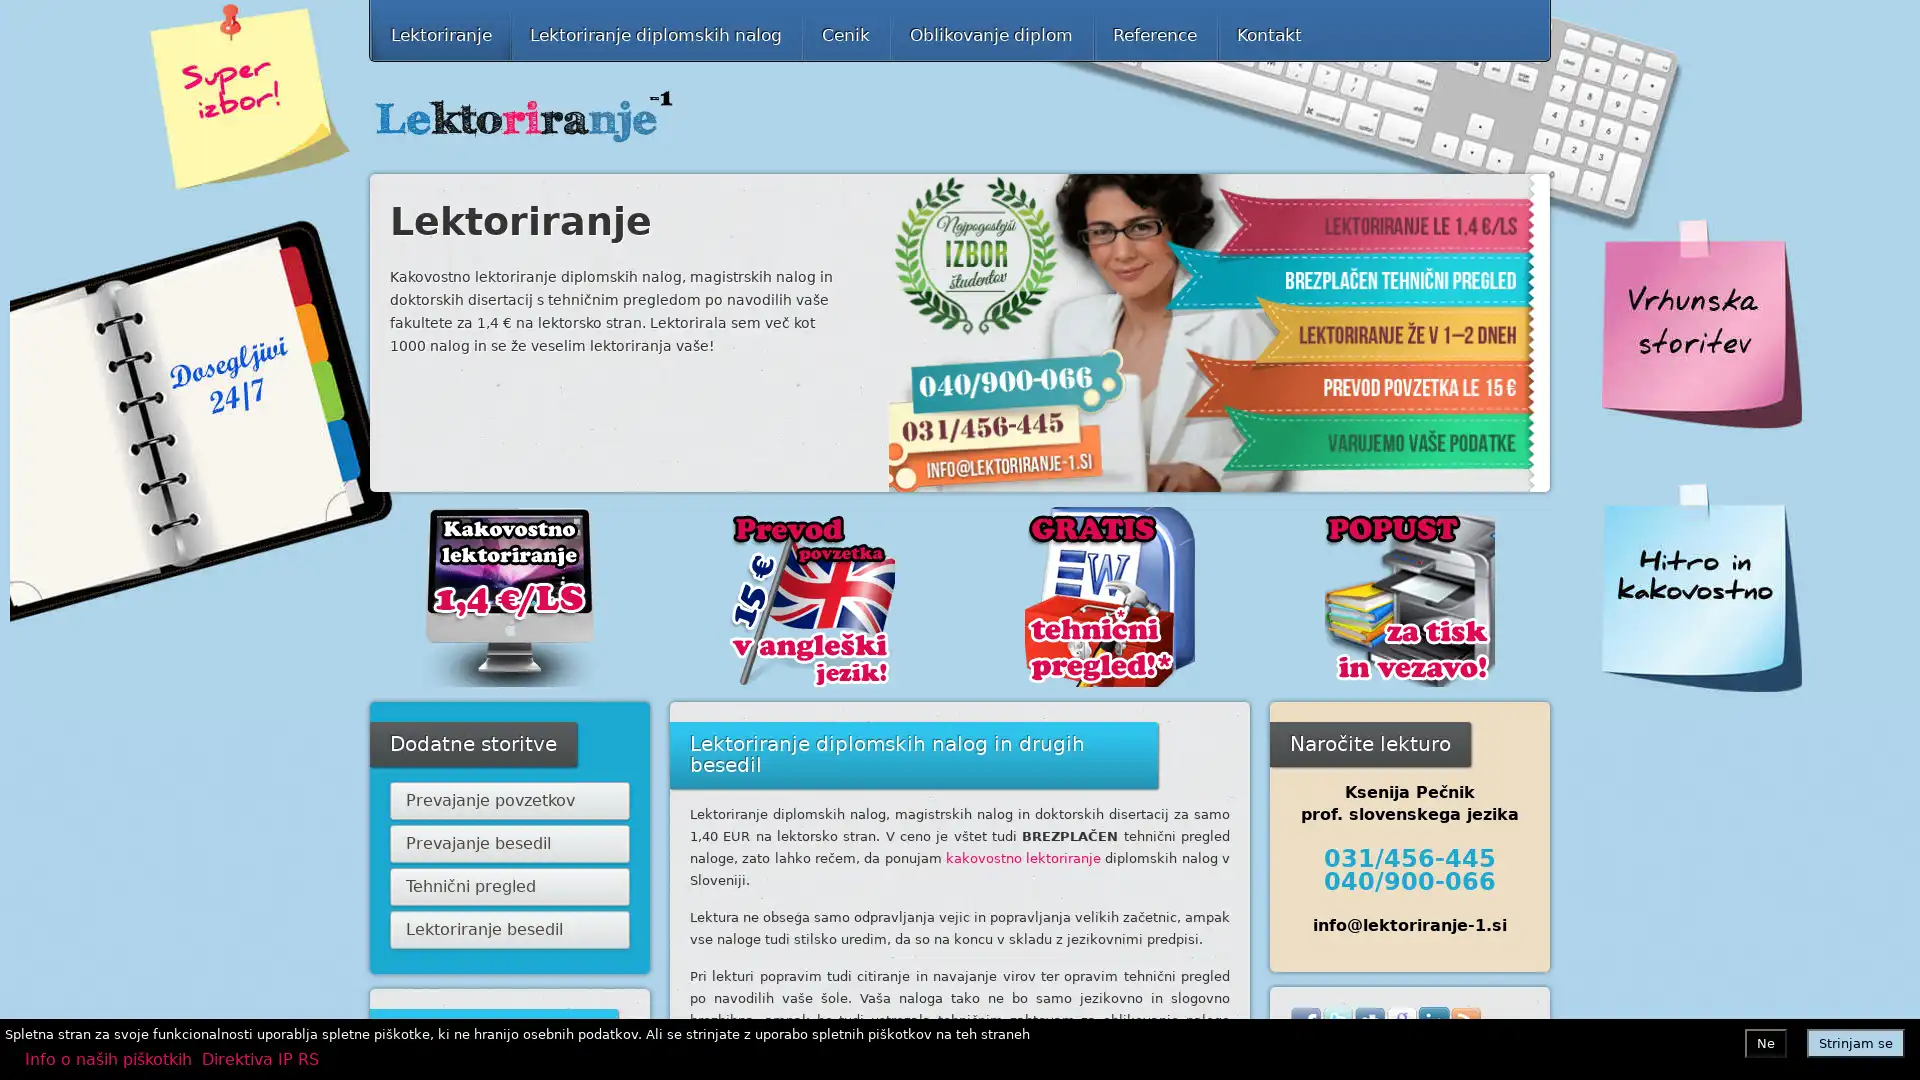 The image size is (1920, 1080). I want to click on Share, so click(1458, 1054).